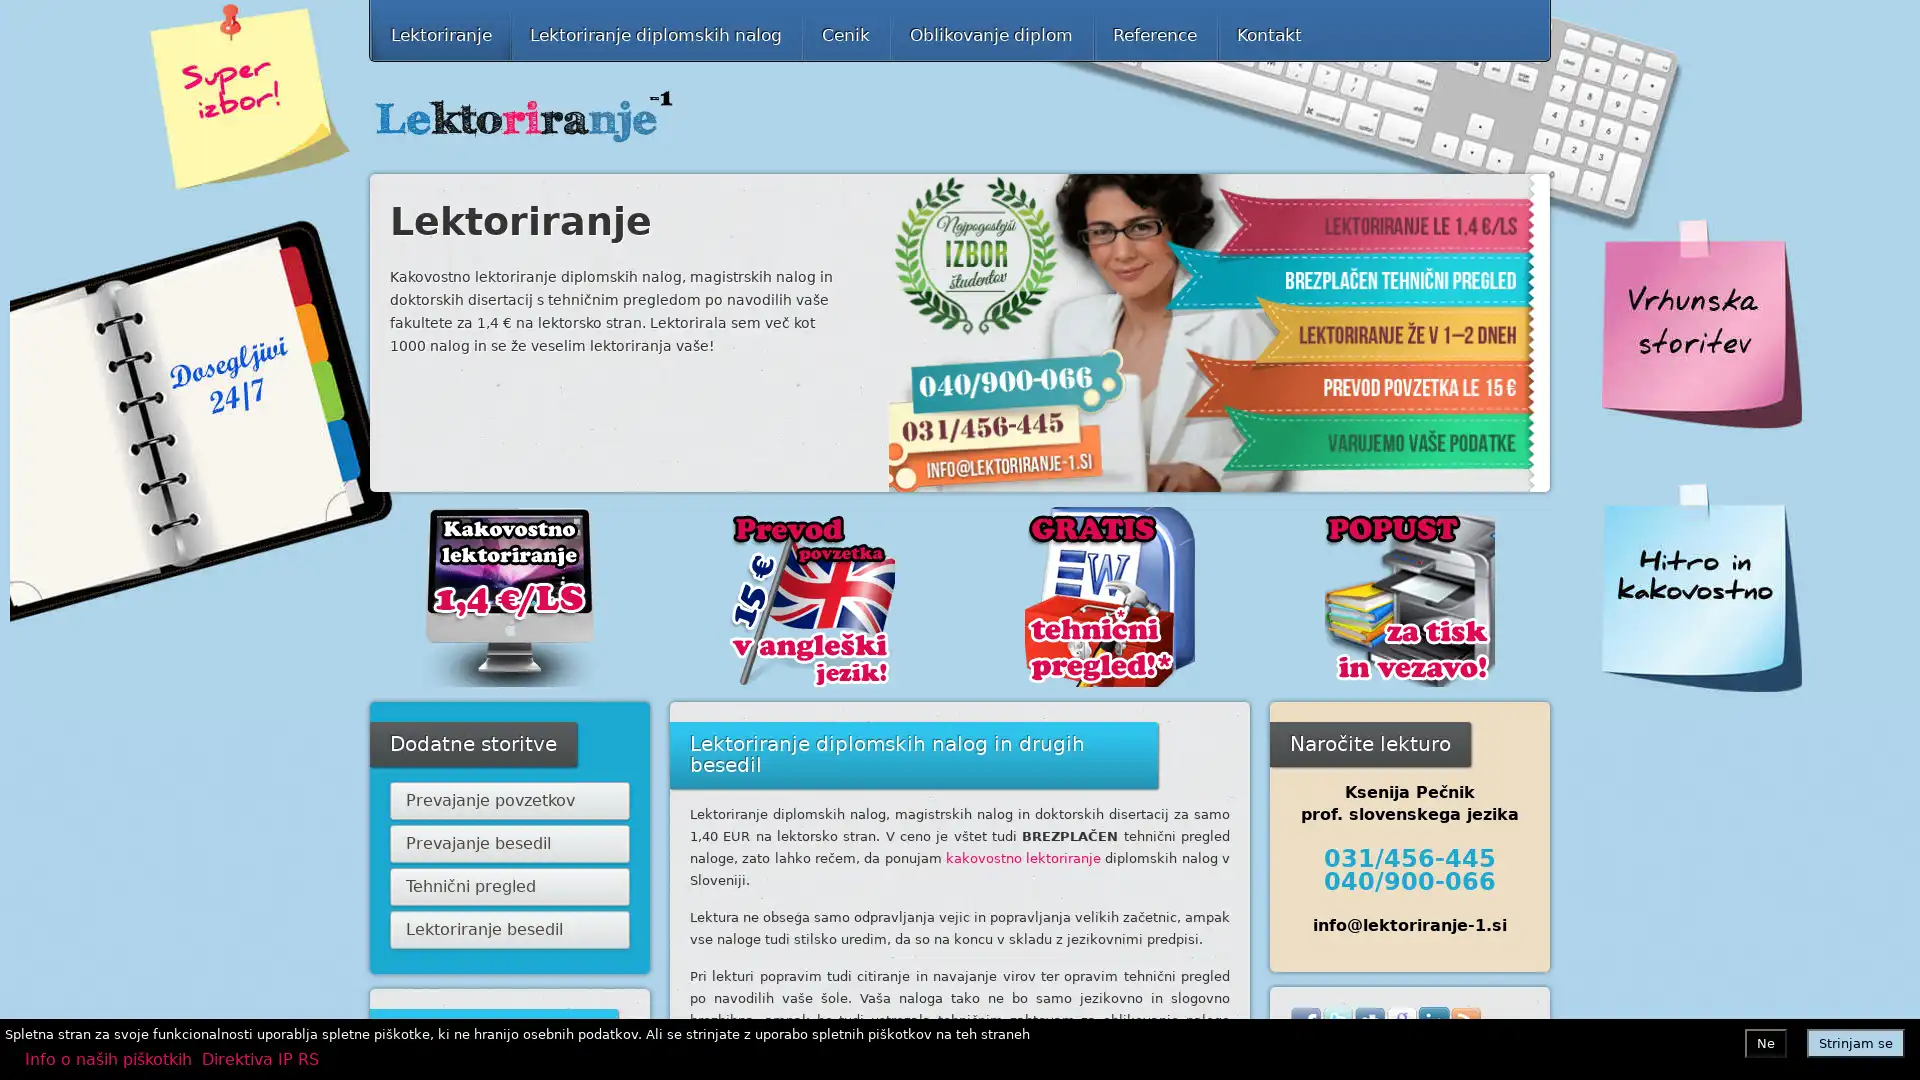 The image size is (1920, 1080). I want to click on Share, so click(1458, 1054).